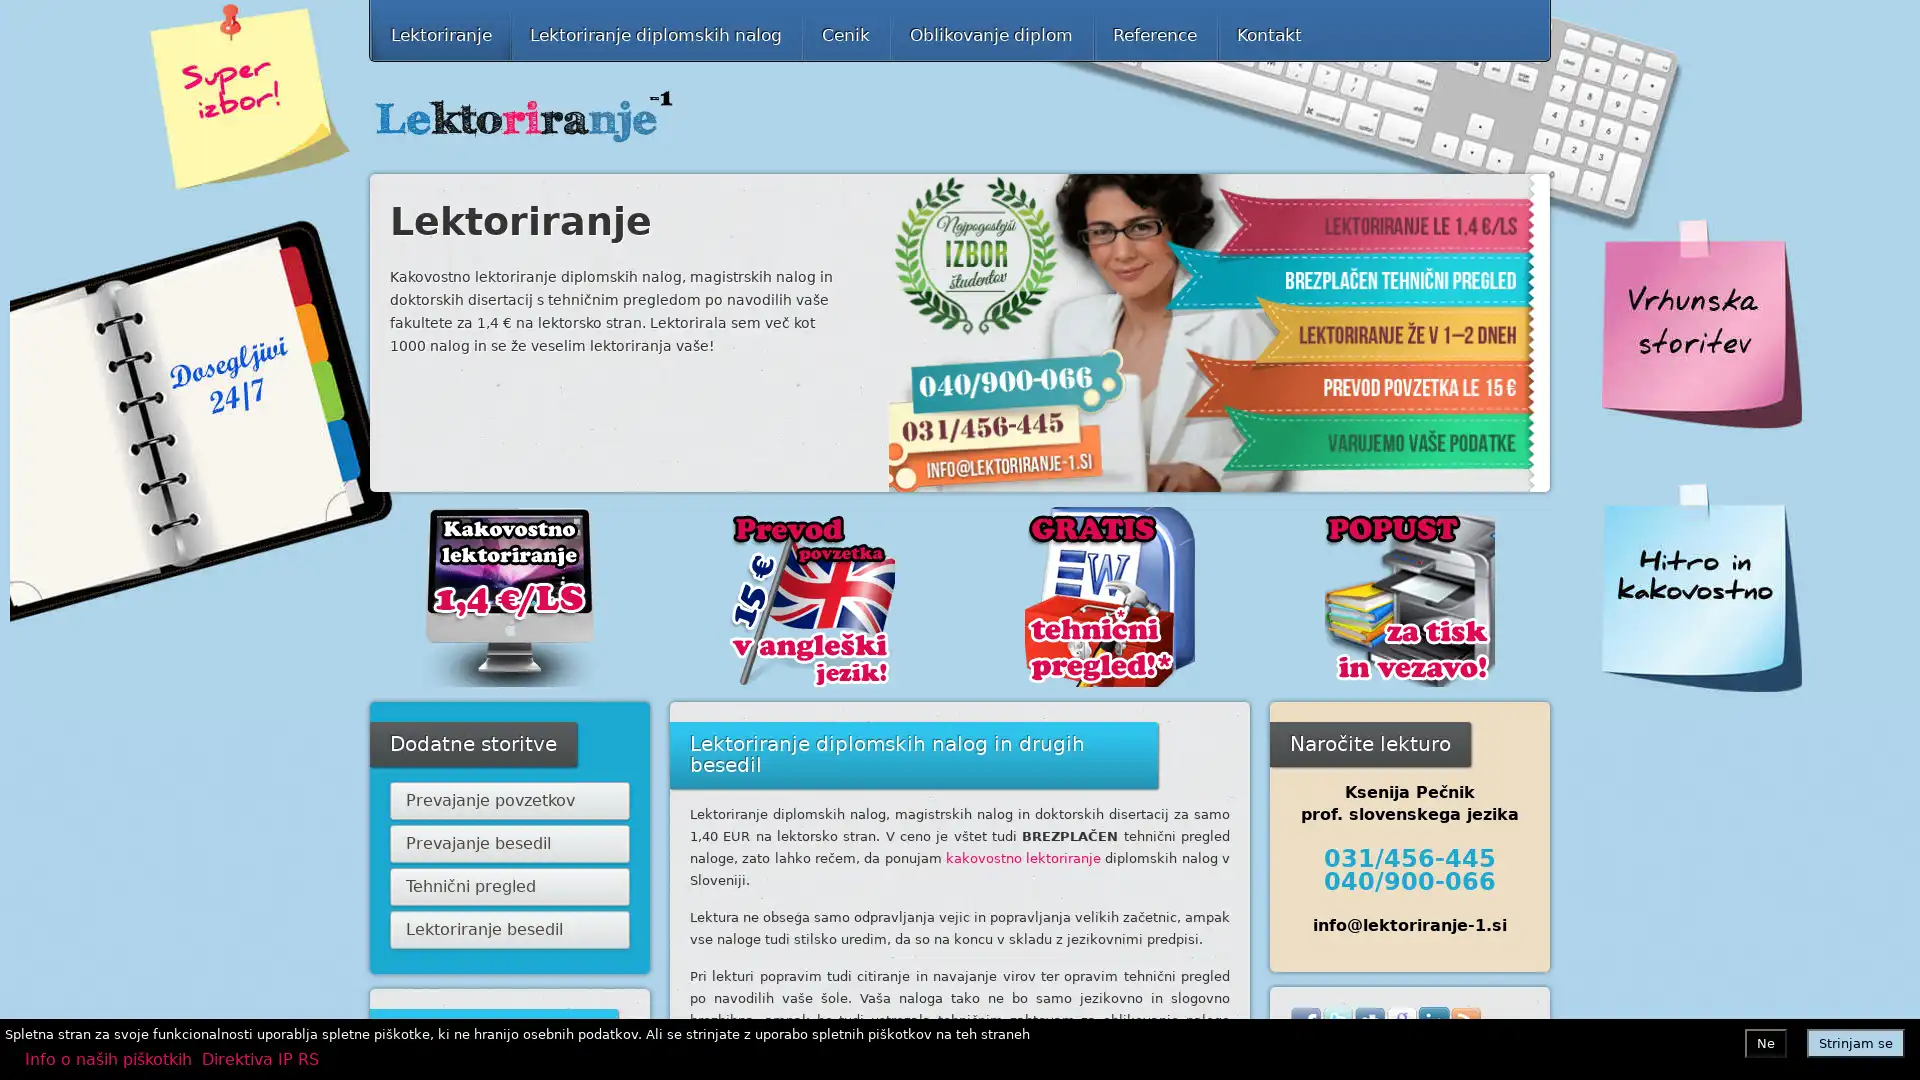 The image size is (1920, 1080). I want to click on Share, so click(1458, 1054).